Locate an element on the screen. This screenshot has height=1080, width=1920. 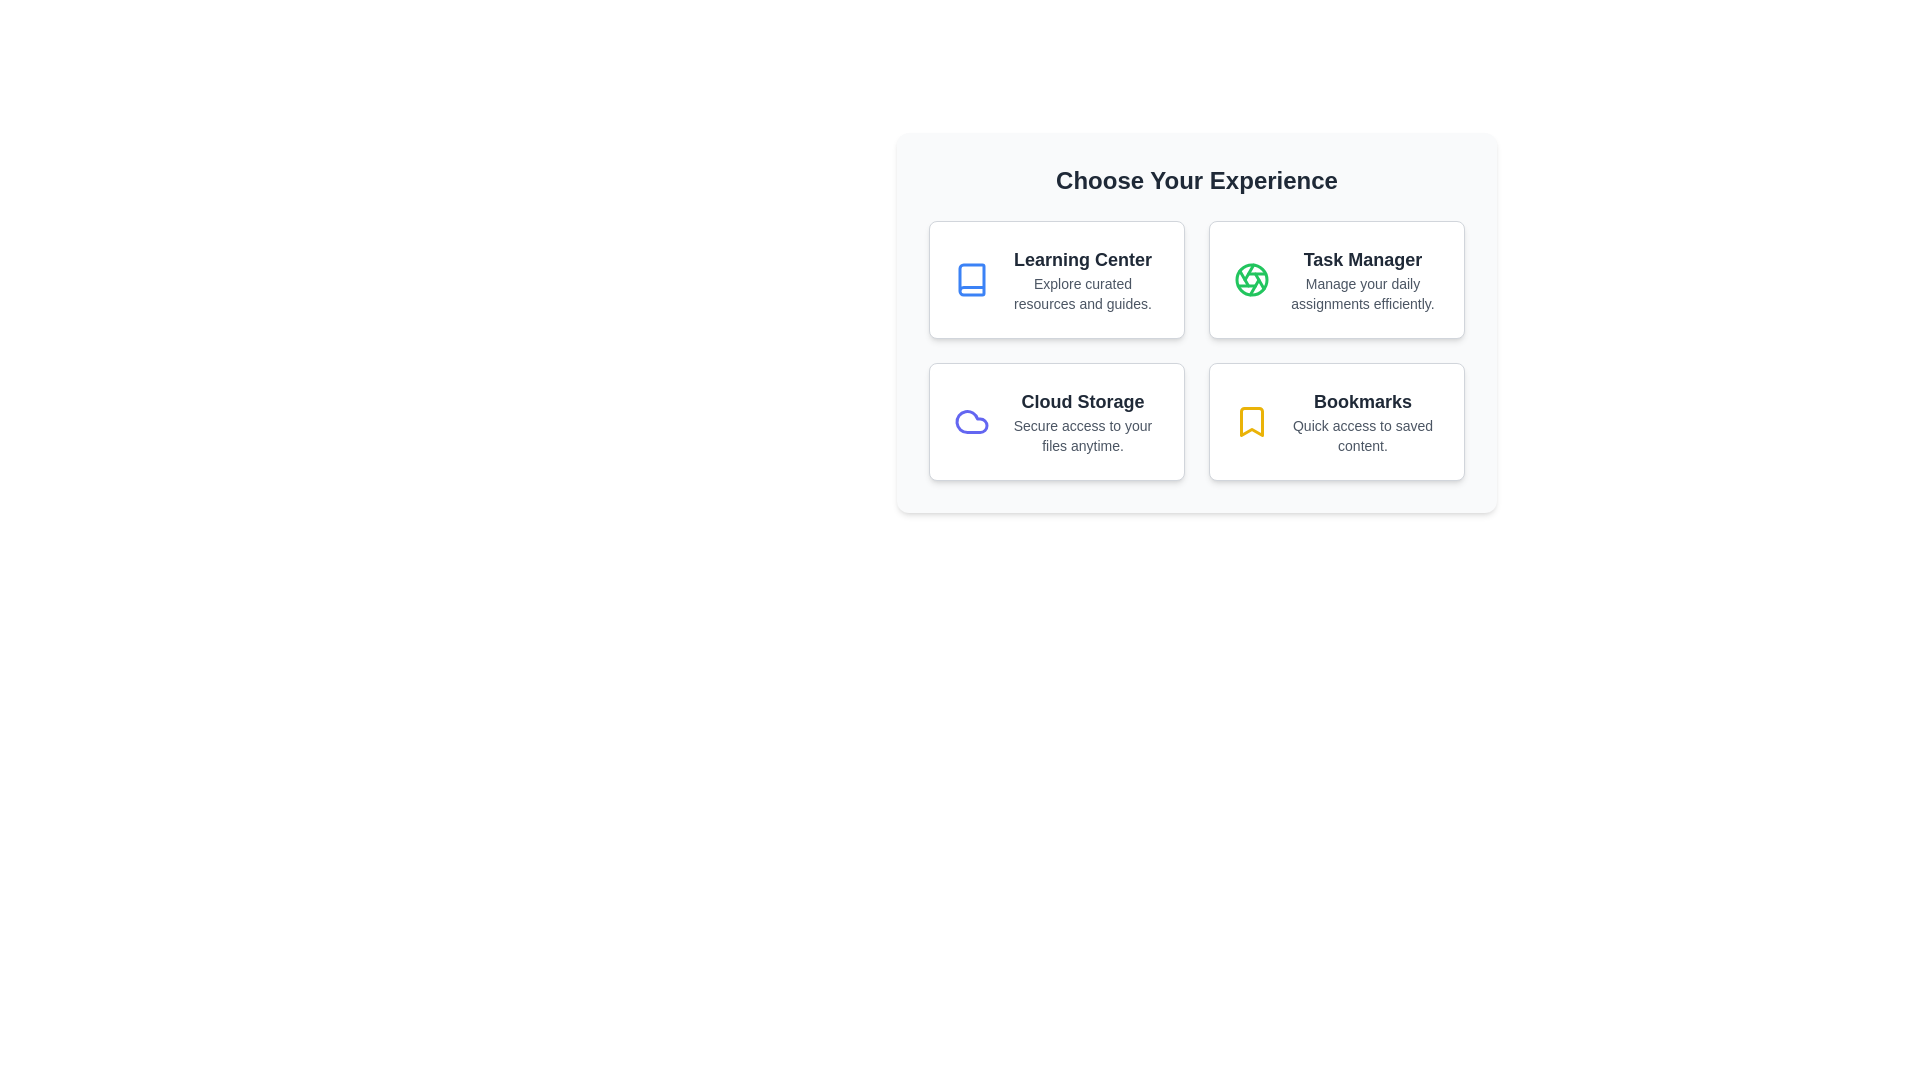
the blue cloud icon in the bottom-left quadrant of the 'Cloud Storage' options grid is located at coordinates (971, 420).